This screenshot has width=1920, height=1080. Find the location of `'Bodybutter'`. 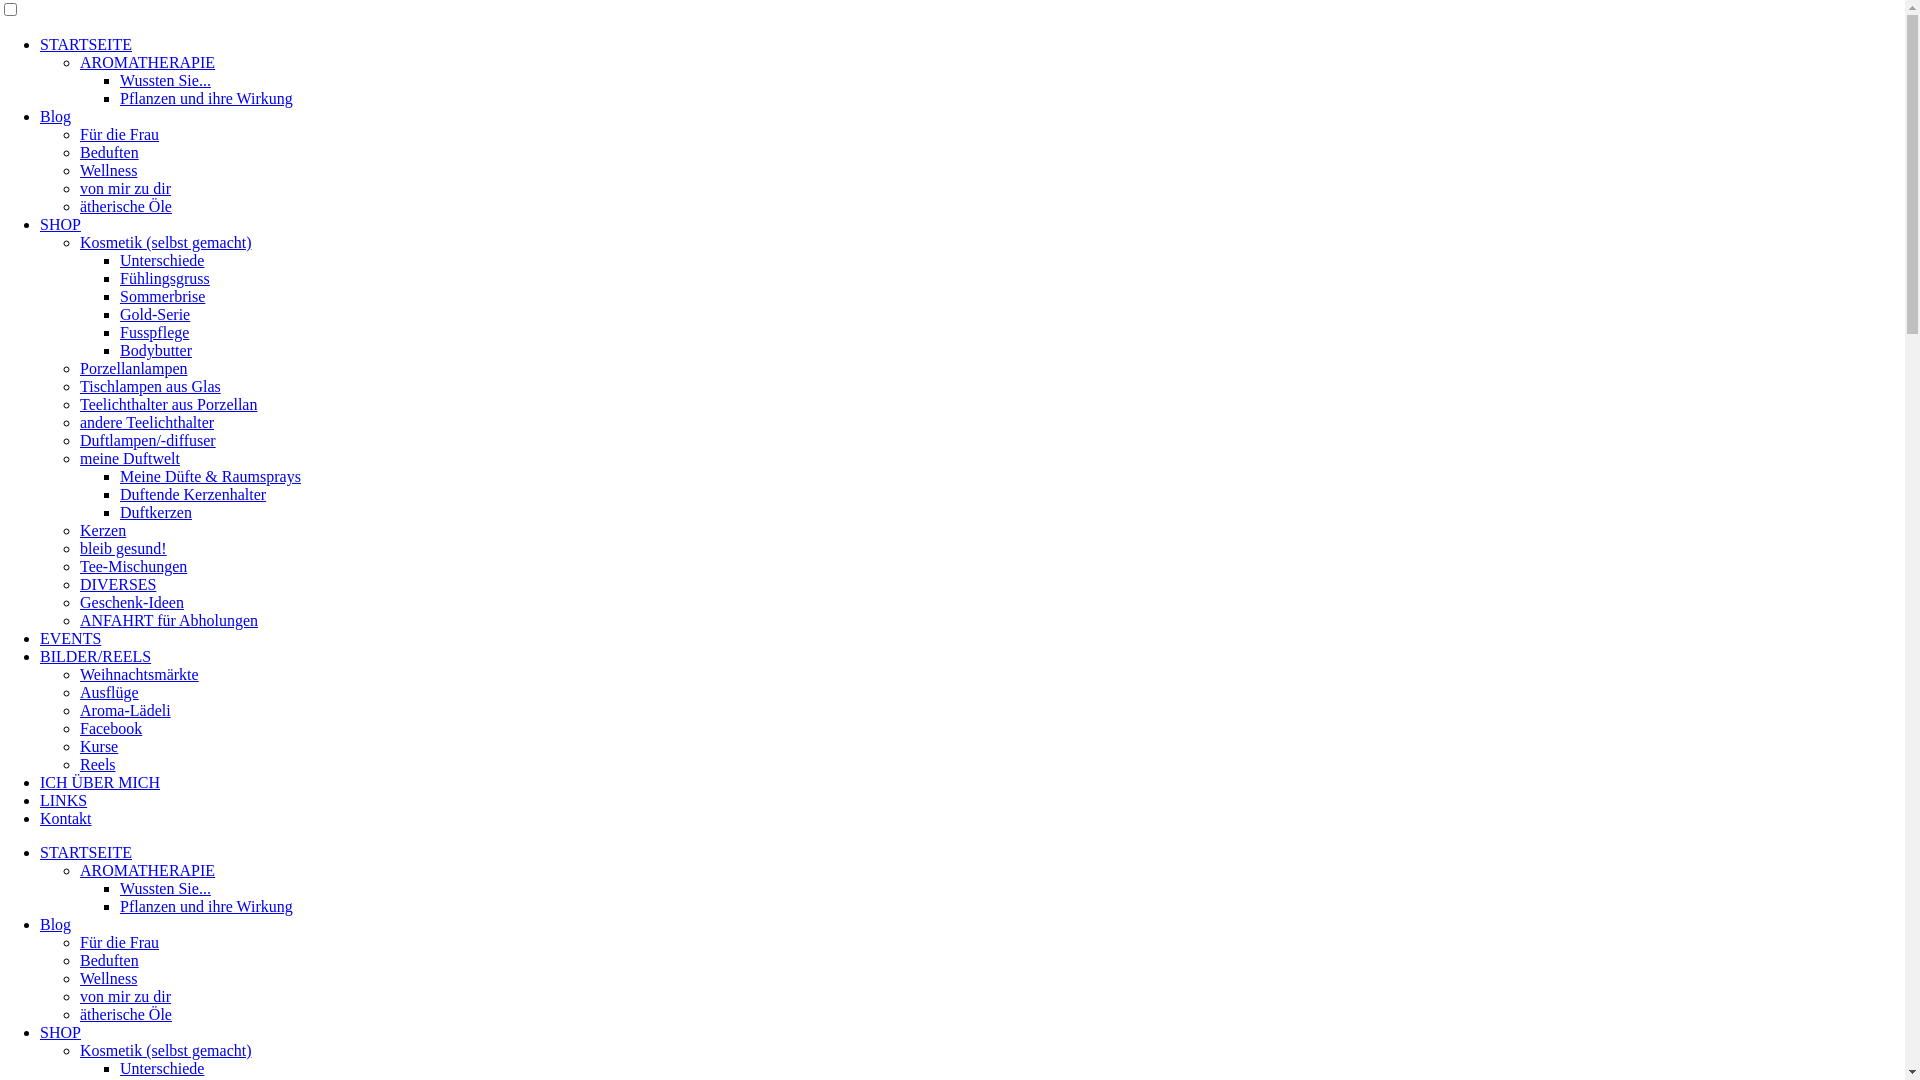

'Bodybutter' is located at coordinates (155, 349).